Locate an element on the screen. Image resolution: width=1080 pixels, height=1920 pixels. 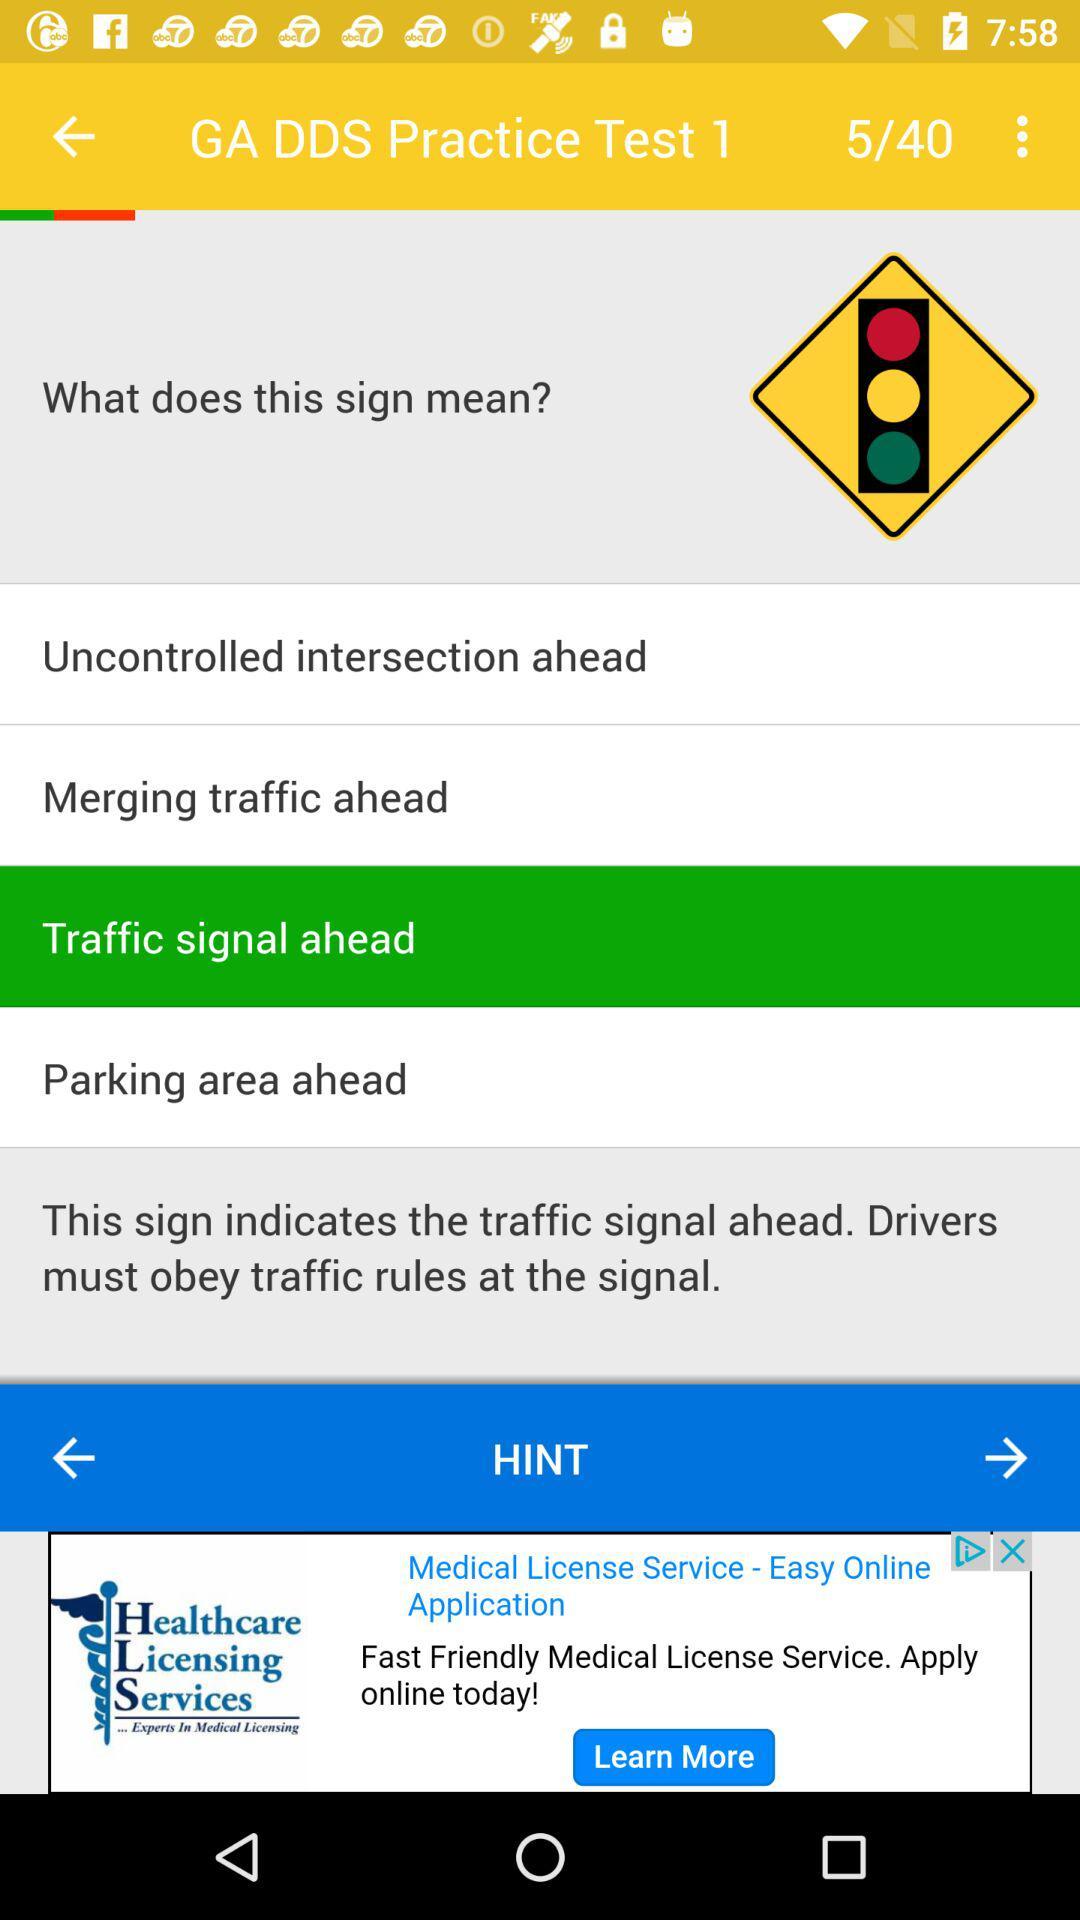
previous is located at coordinates (72, 1458).